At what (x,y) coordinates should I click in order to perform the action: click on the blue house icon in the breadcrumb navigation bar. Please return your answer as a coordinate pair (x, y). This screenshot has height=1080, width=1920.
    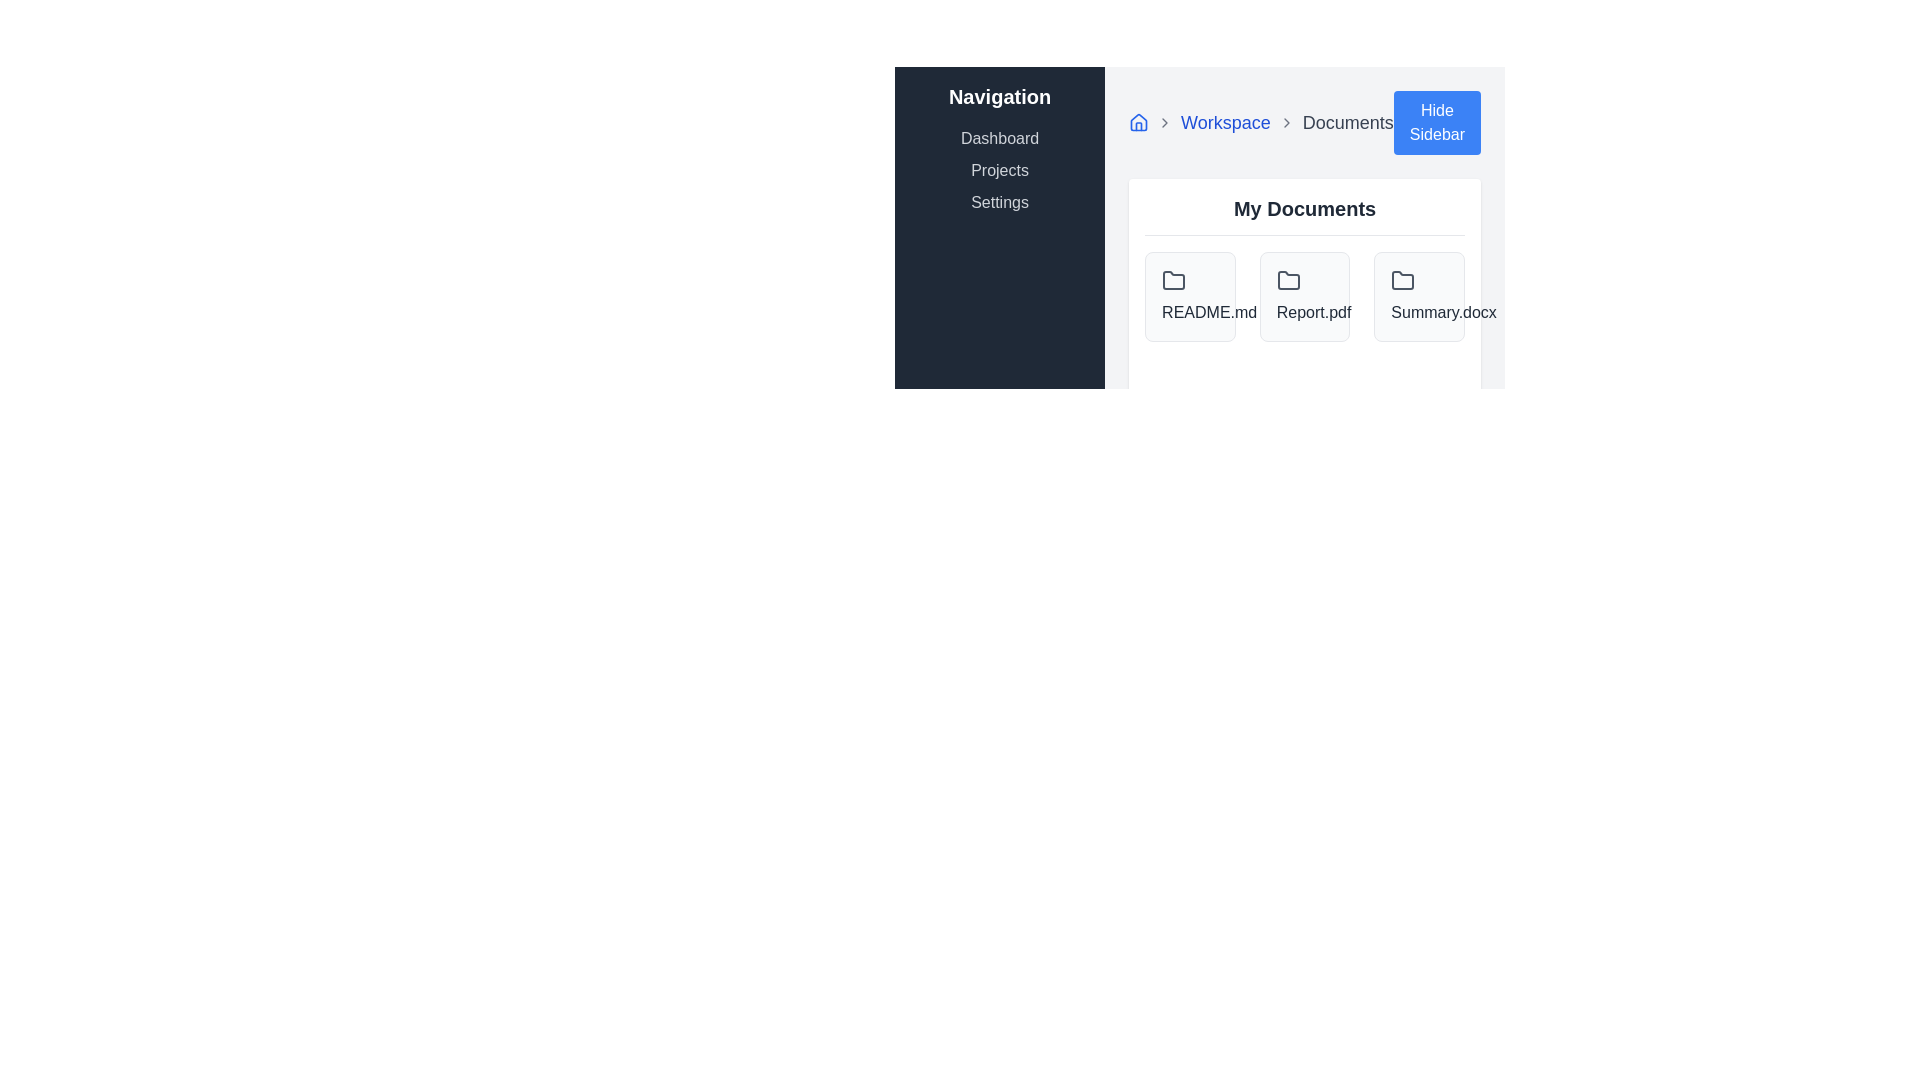
    Looking at the image, I should click on (1139, 123).